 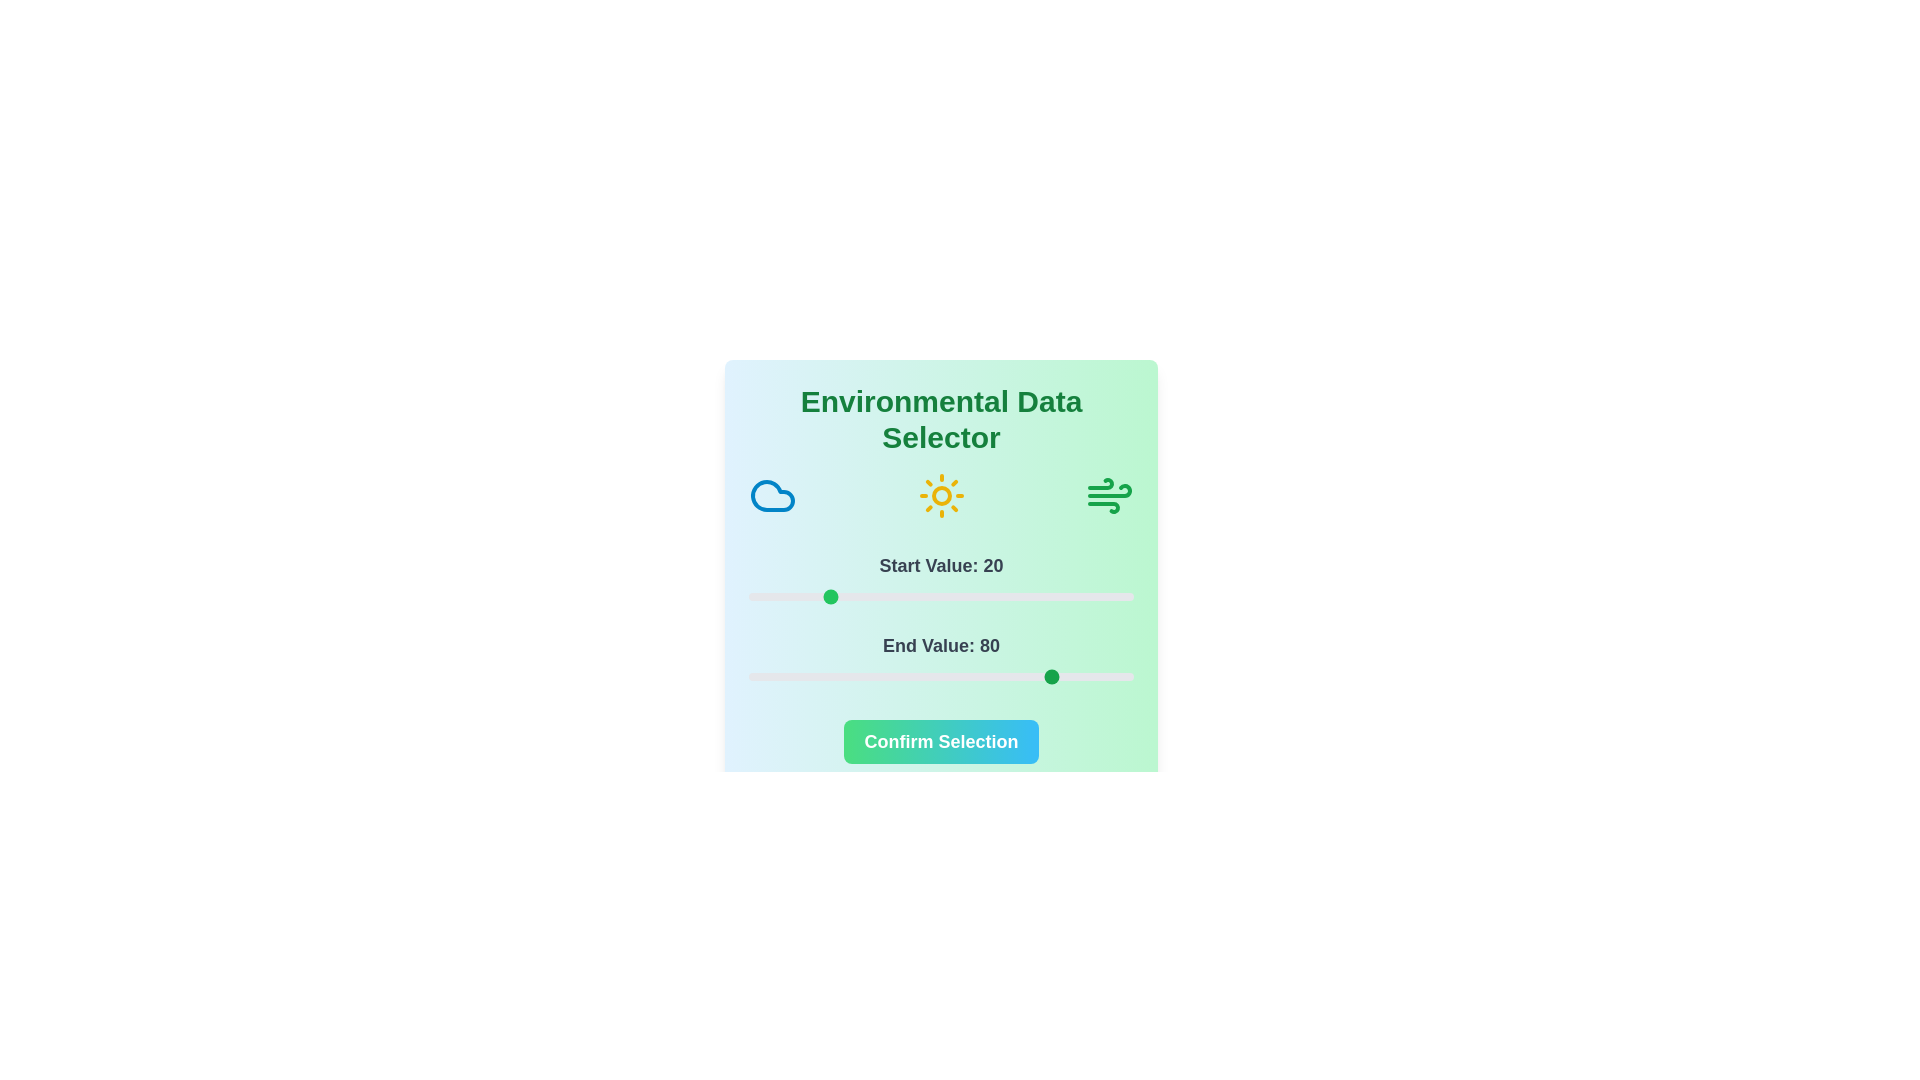 I want to click on and drag the handle of the horizontal slider located under the label 'Start Value: 20' to adjust its value, so click(x=940, y=596).